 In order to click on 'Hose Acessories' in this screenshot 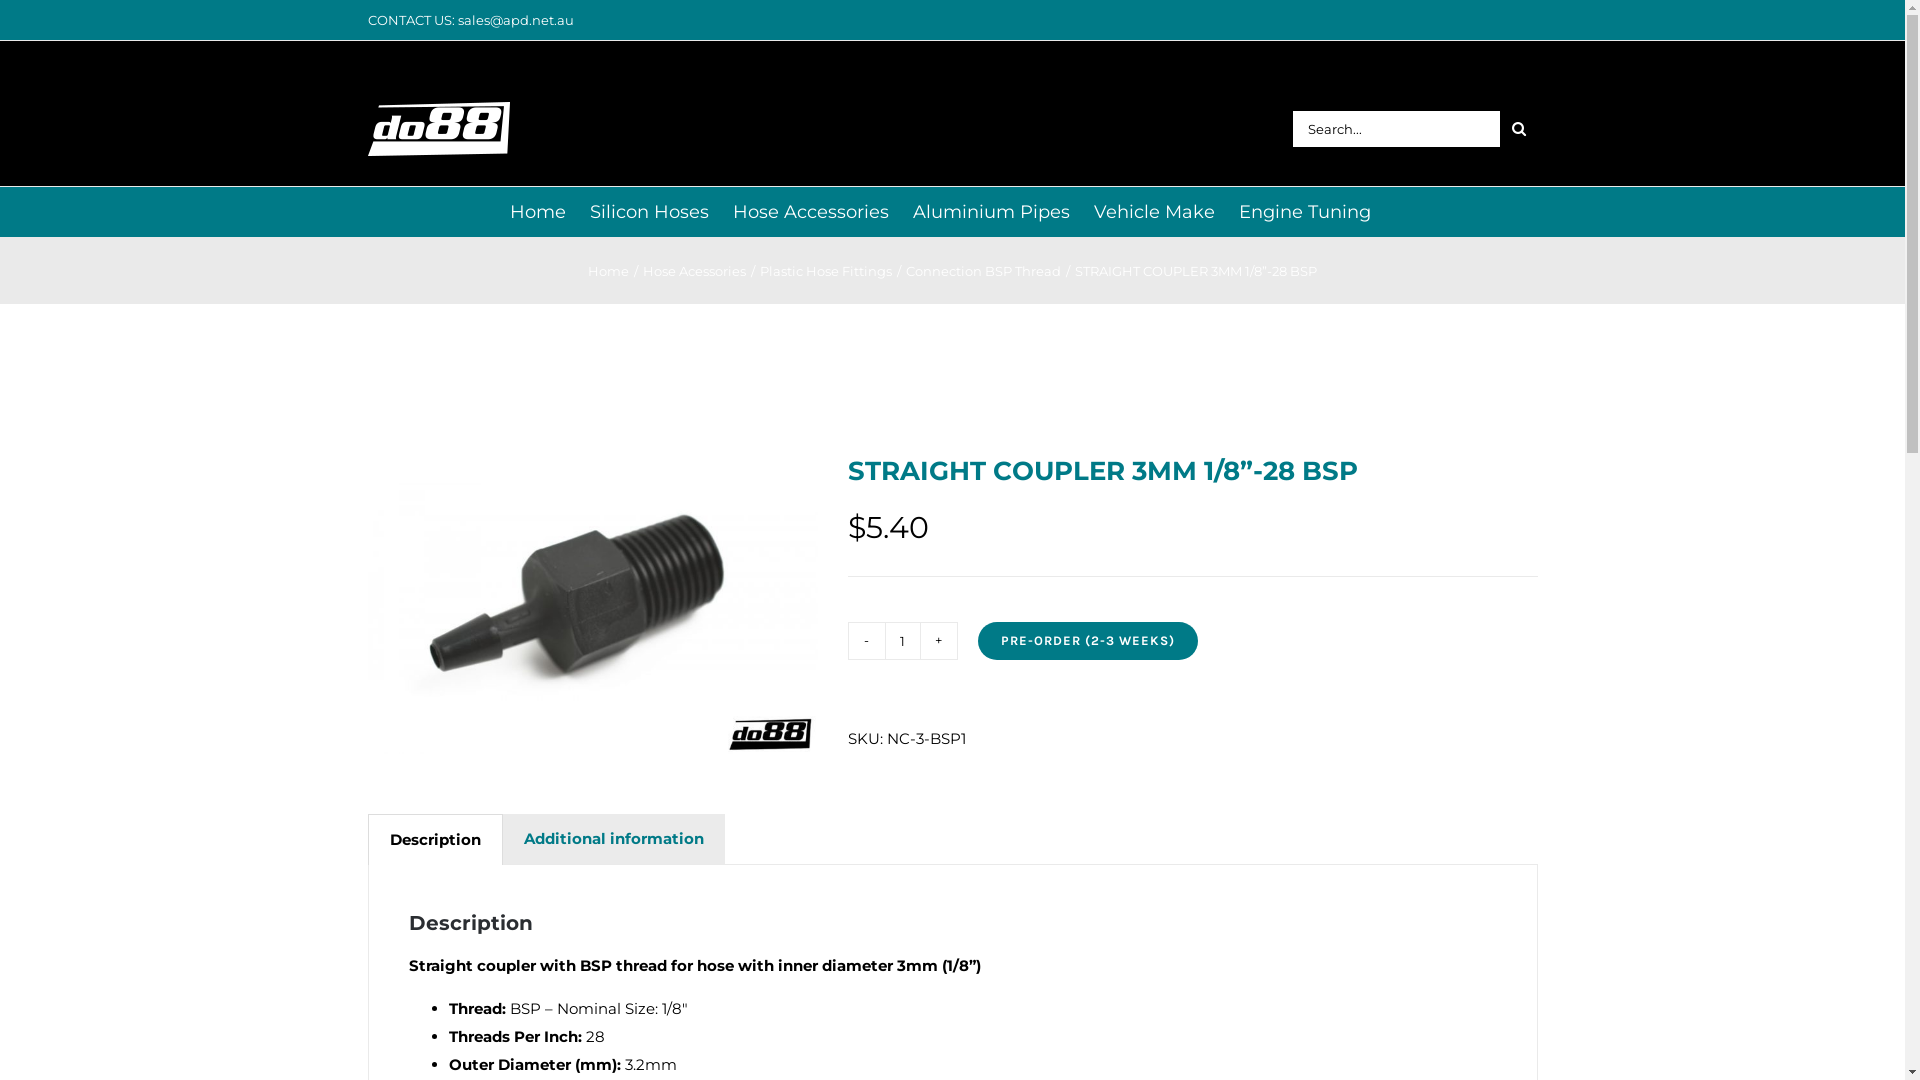, I will do `click(643, 270)`.